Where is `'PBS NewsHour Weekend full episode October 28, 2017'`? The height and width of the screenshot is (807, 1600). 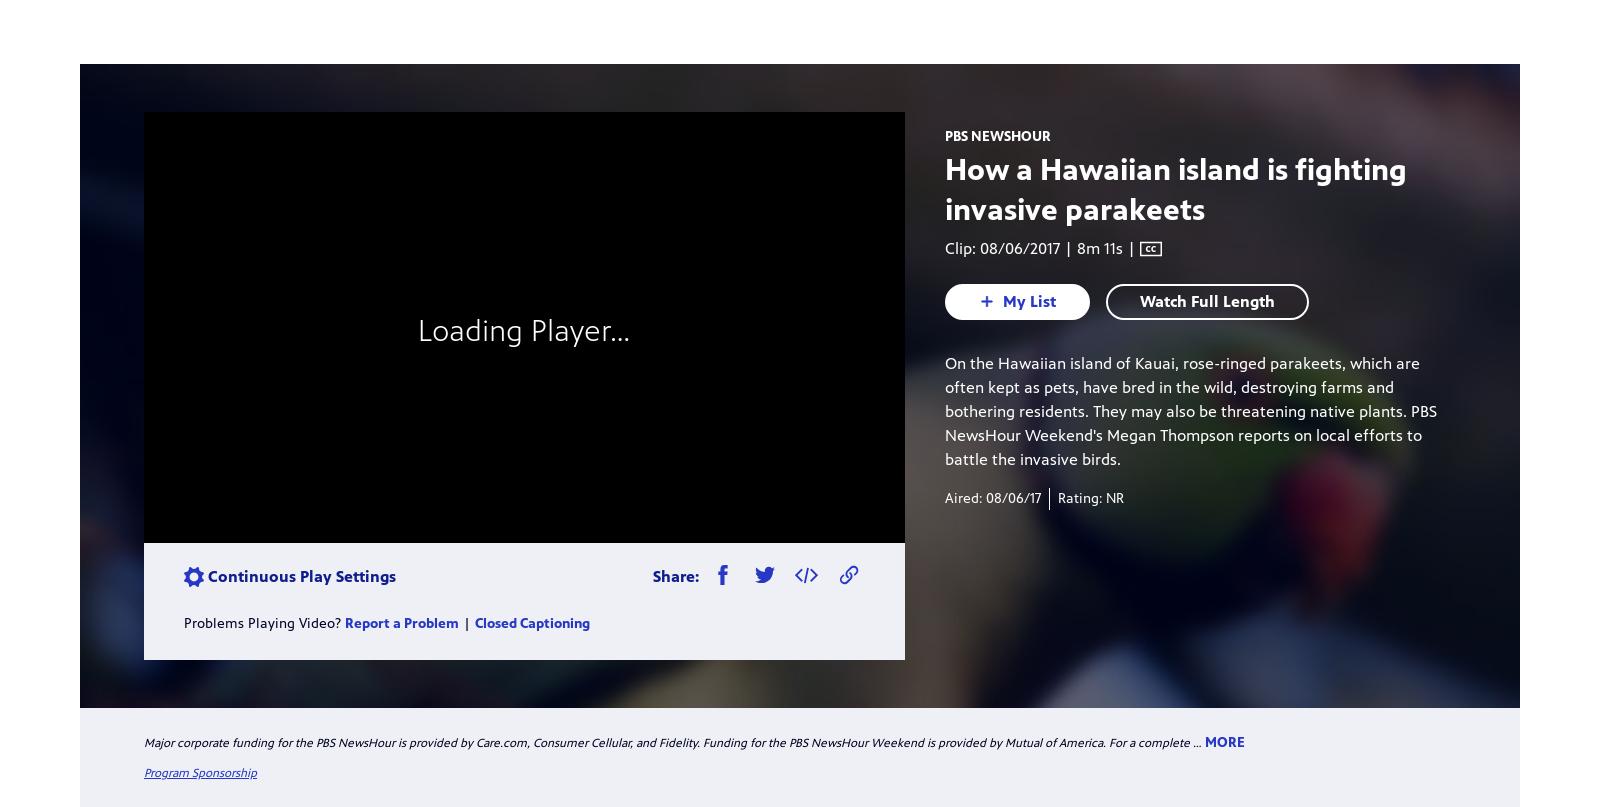
'PBS NewsHour Weekend full episode October 28, 2017' is located at coordinates (1028, 445).